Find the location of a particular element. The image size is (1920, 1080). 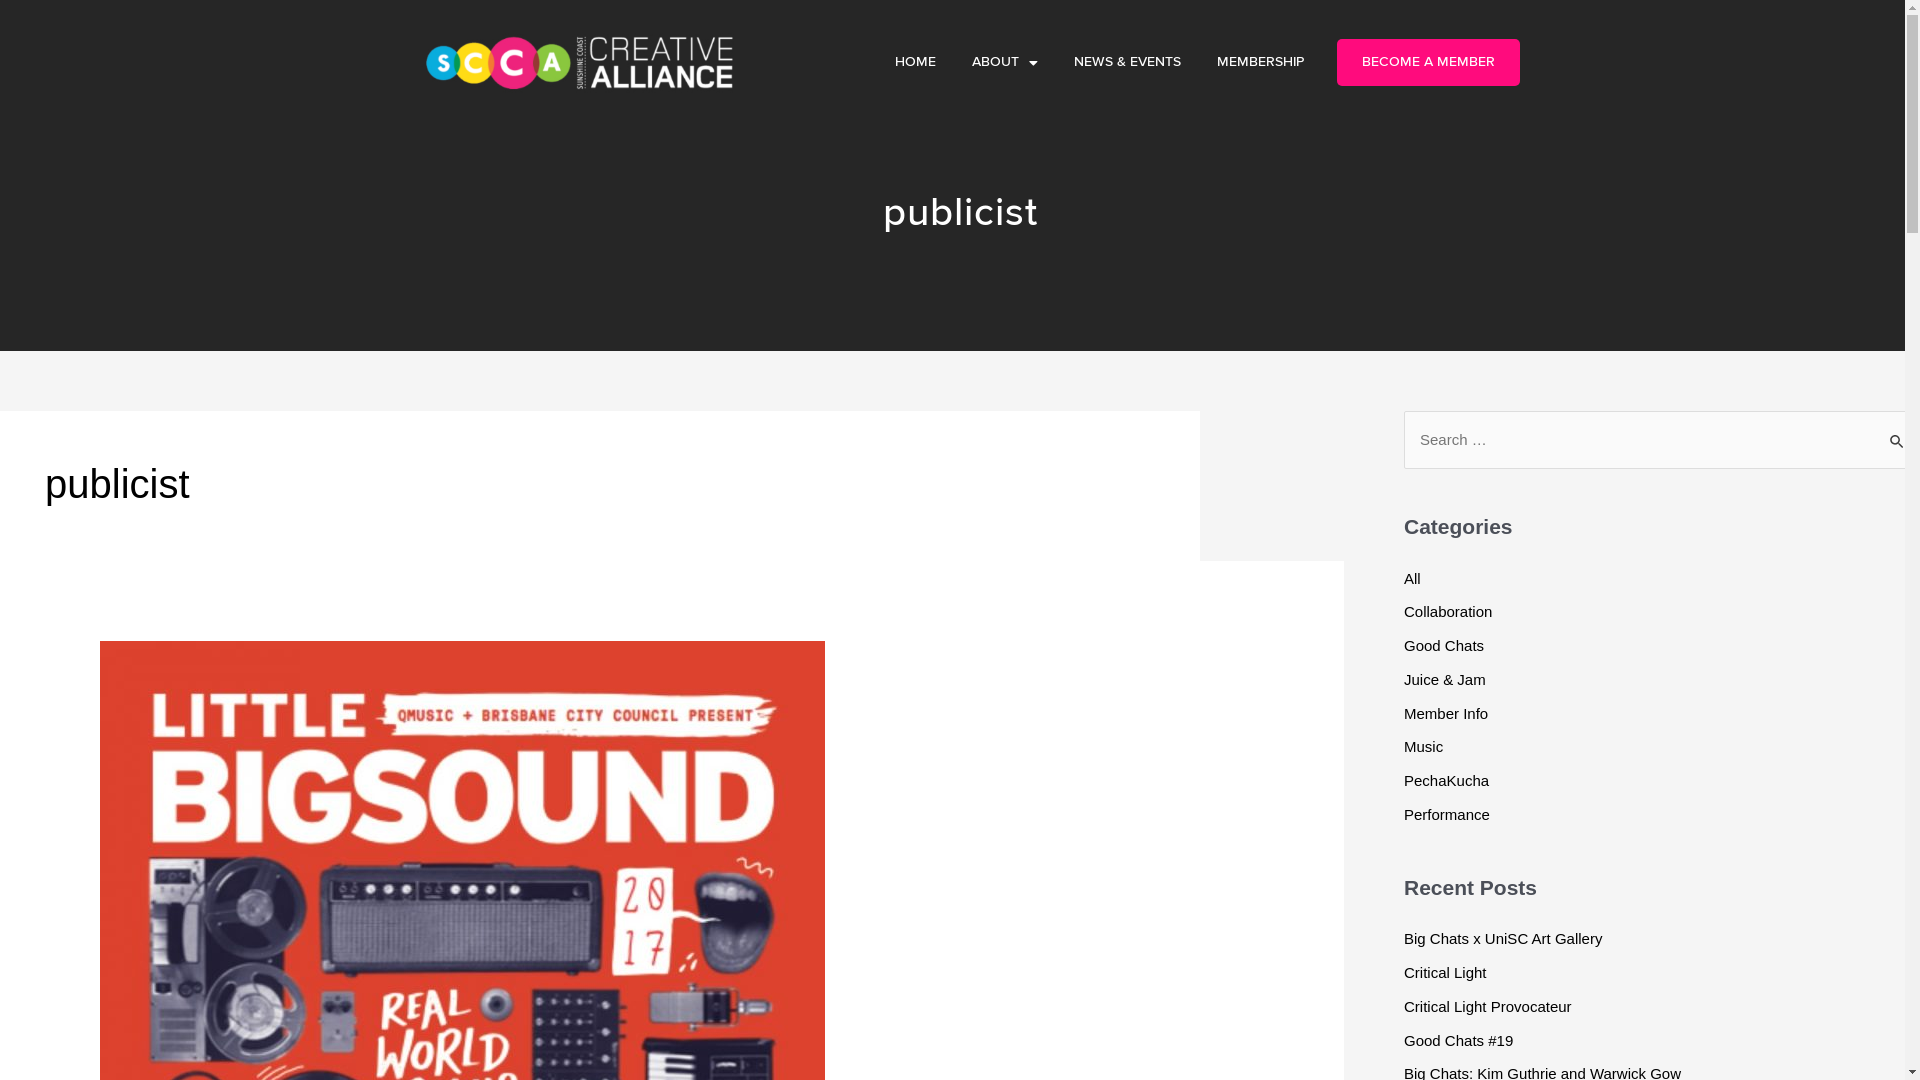

'Critical Light Provocateur' is located at coordinates (1488, 1006).